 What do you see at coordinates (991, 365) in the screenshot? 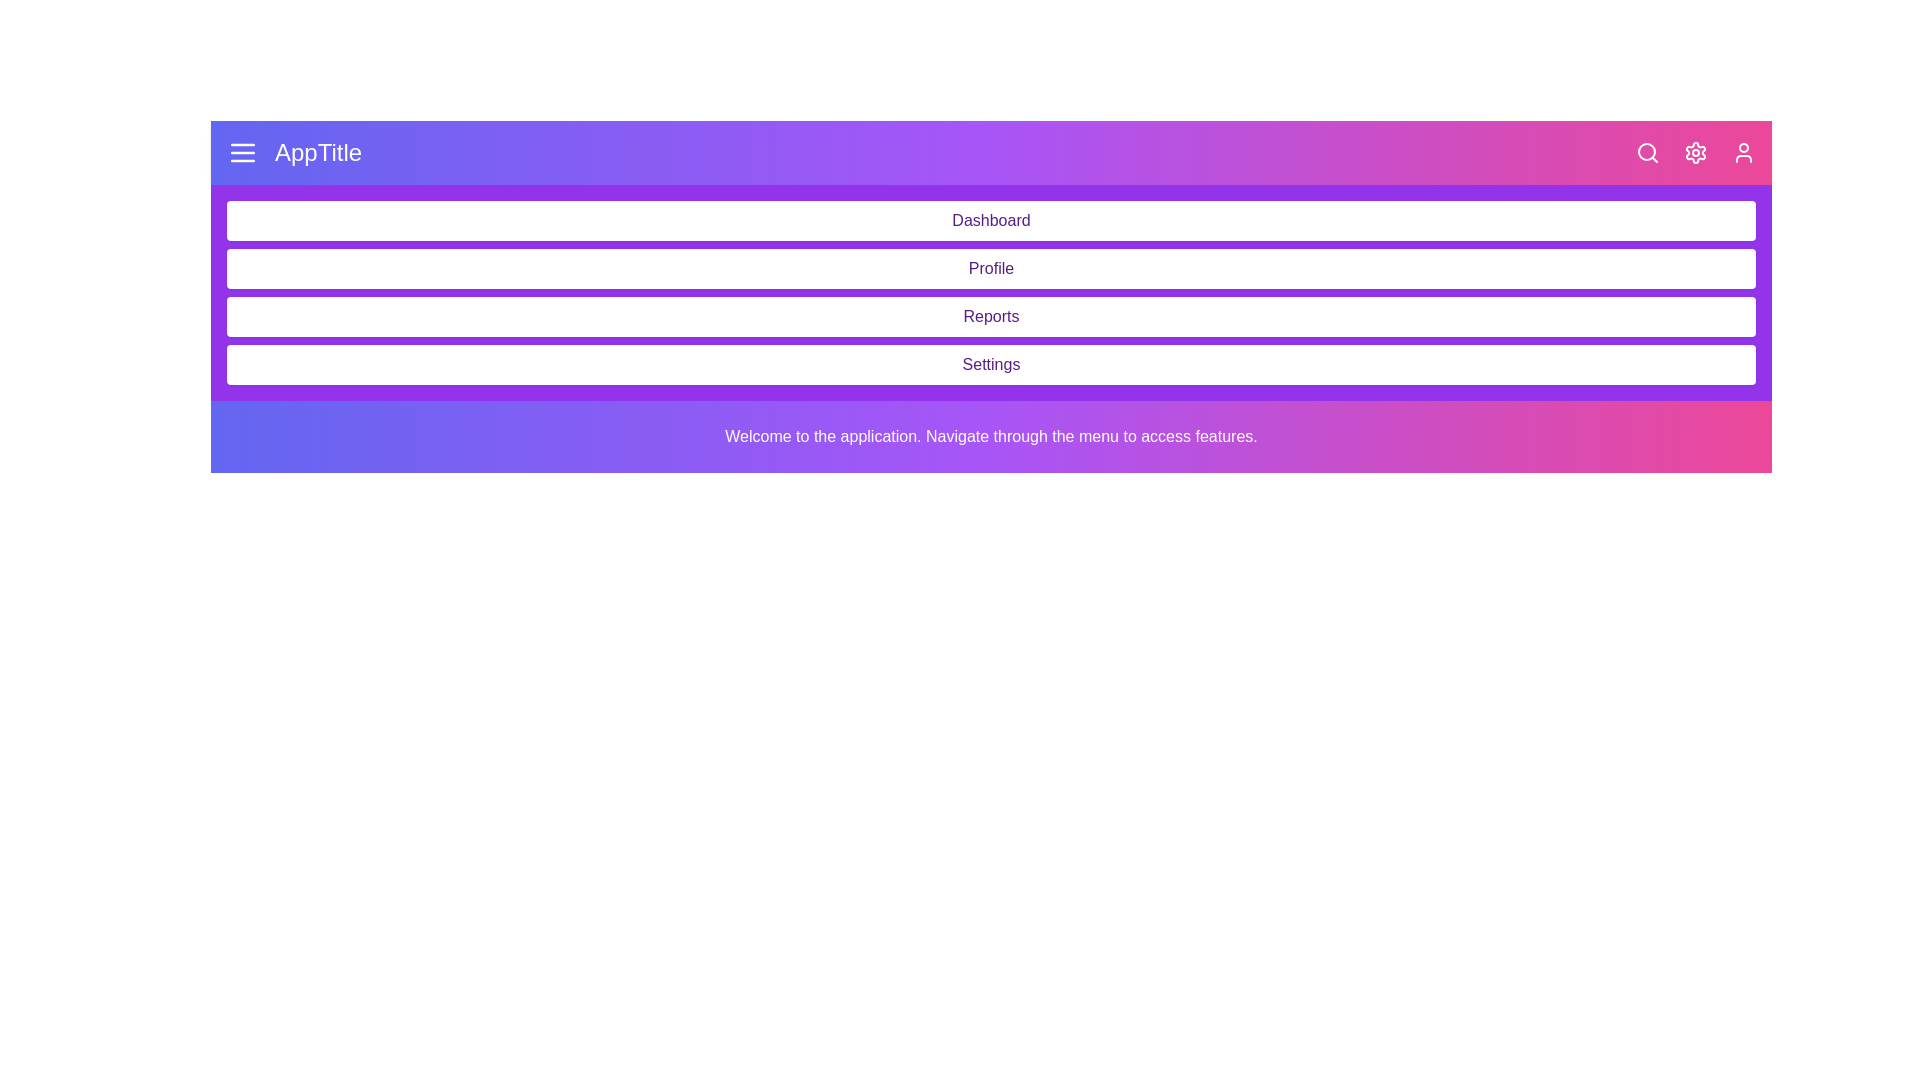
I see `the menu item 'Settings' from the navigation menu` at bounding box center [991, 365].